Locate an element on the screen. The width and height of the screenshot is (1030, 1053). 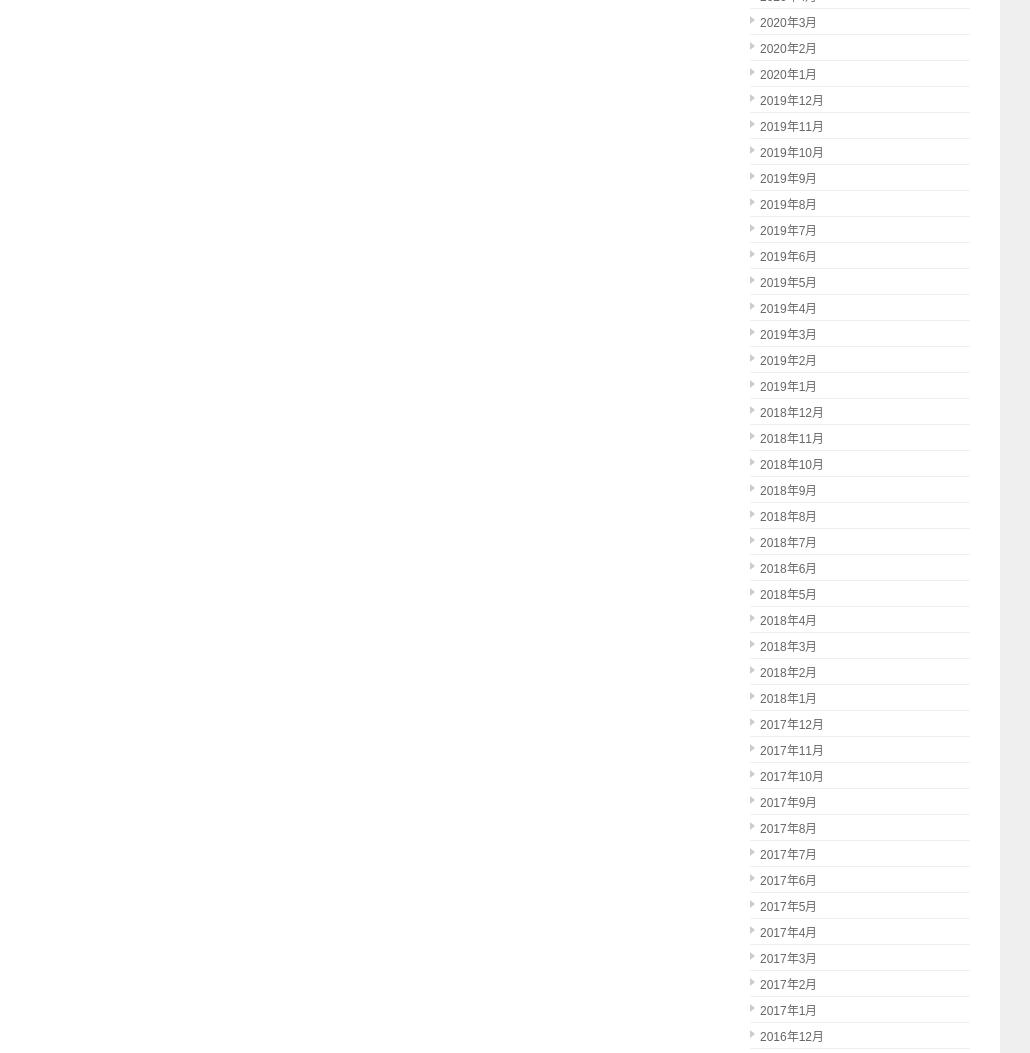
'2017年12月' is located at coordinates (790, 723).